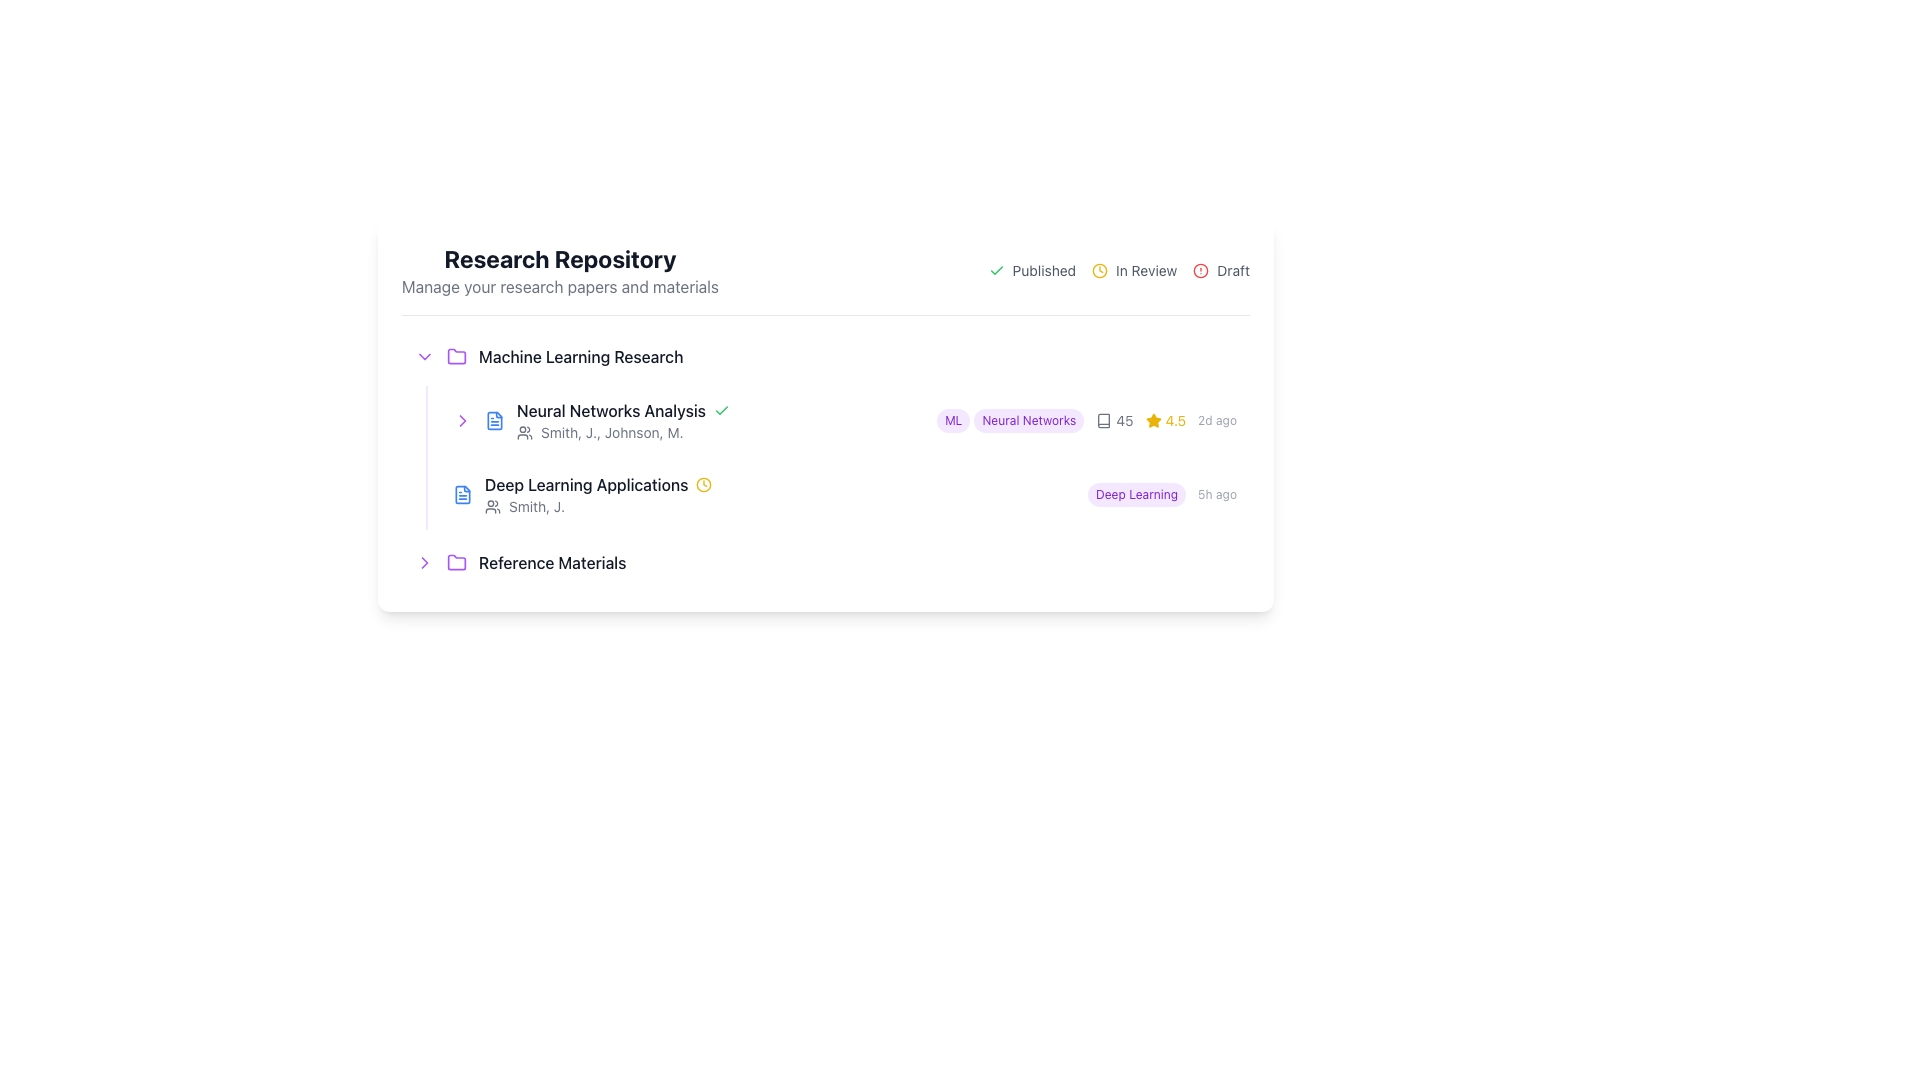 The height and width of the screenshot is (1080, 1920). What do you see at coordinates (560, 286) in the screenshot?
I see `the static text element displaying 'Manage your research papers and materials', which is located directly beneath the bold title 'Research Repository'` at bounding box center [560, 286].